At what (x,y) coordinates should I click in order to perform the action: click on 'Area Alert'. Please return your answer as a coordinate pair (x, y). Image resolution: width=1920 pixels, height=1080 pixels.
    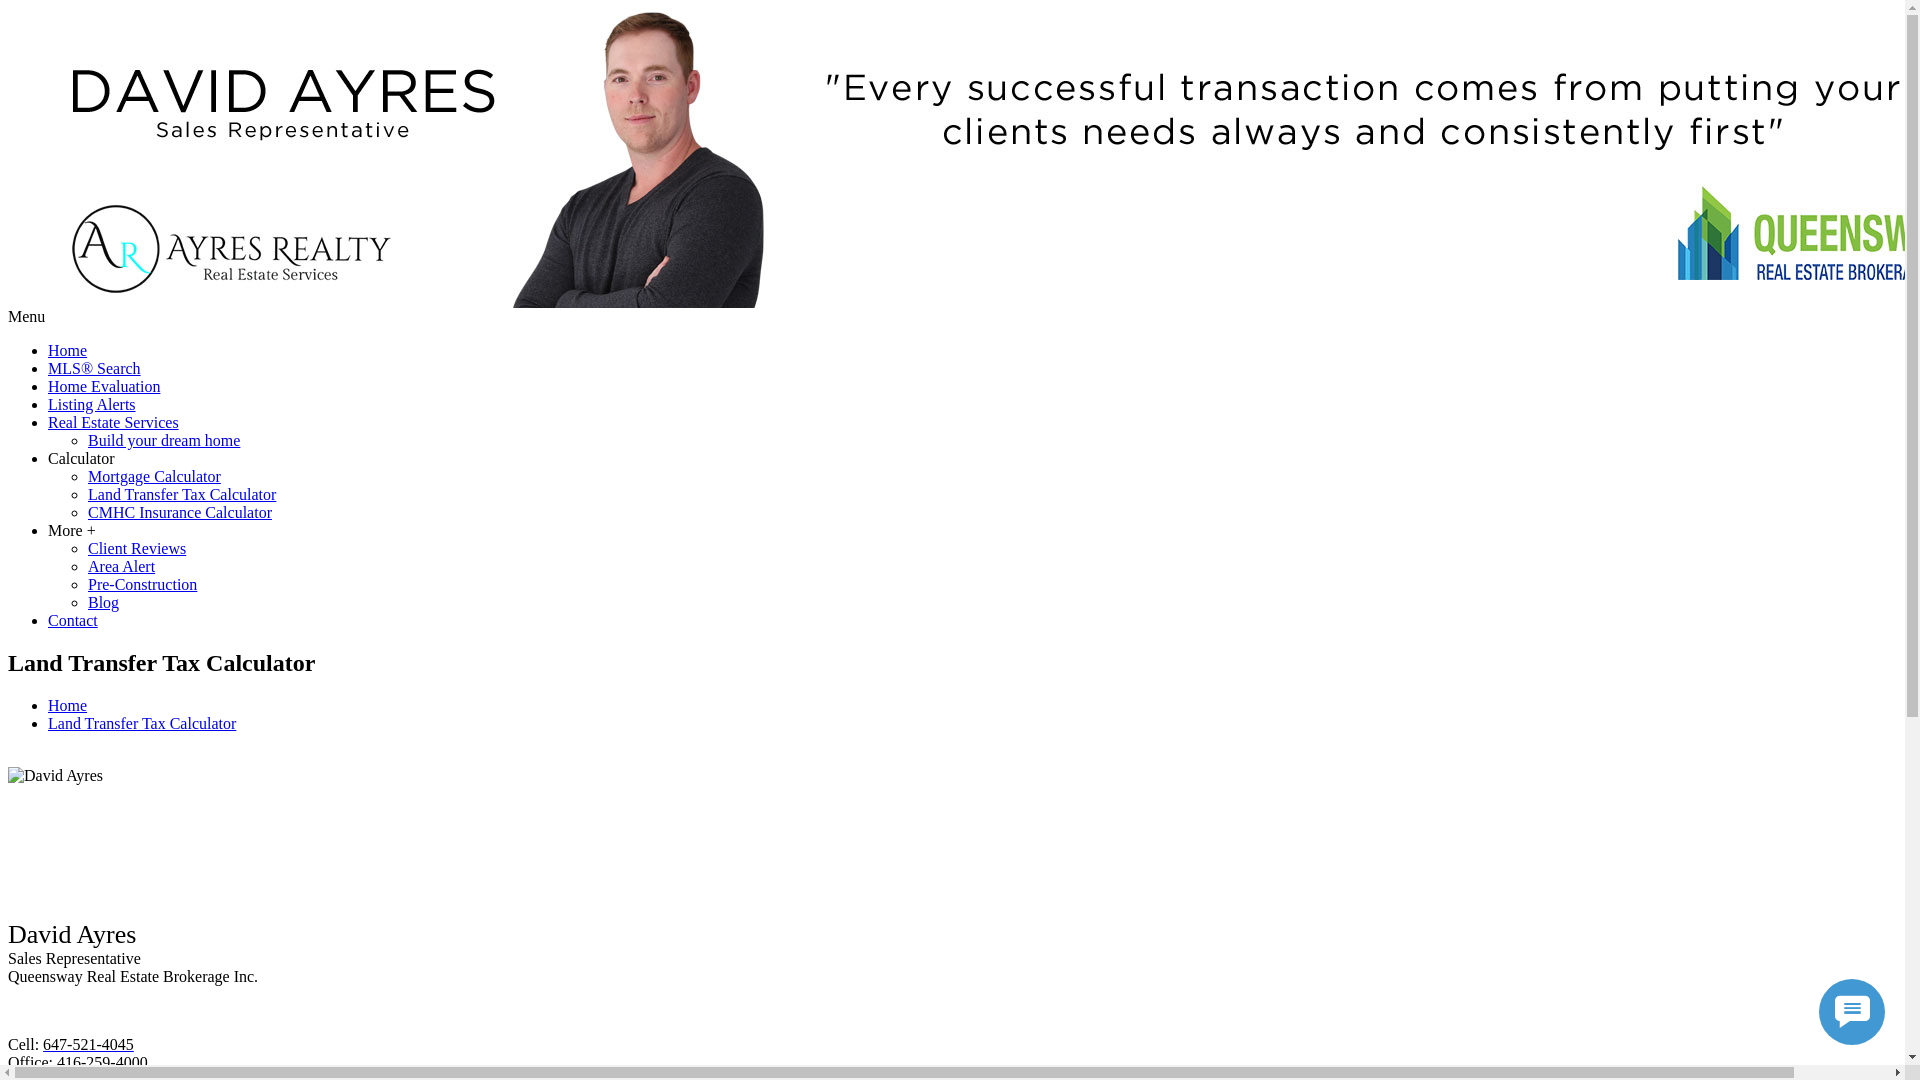
    Looking at the image, I should click on (120, 566).